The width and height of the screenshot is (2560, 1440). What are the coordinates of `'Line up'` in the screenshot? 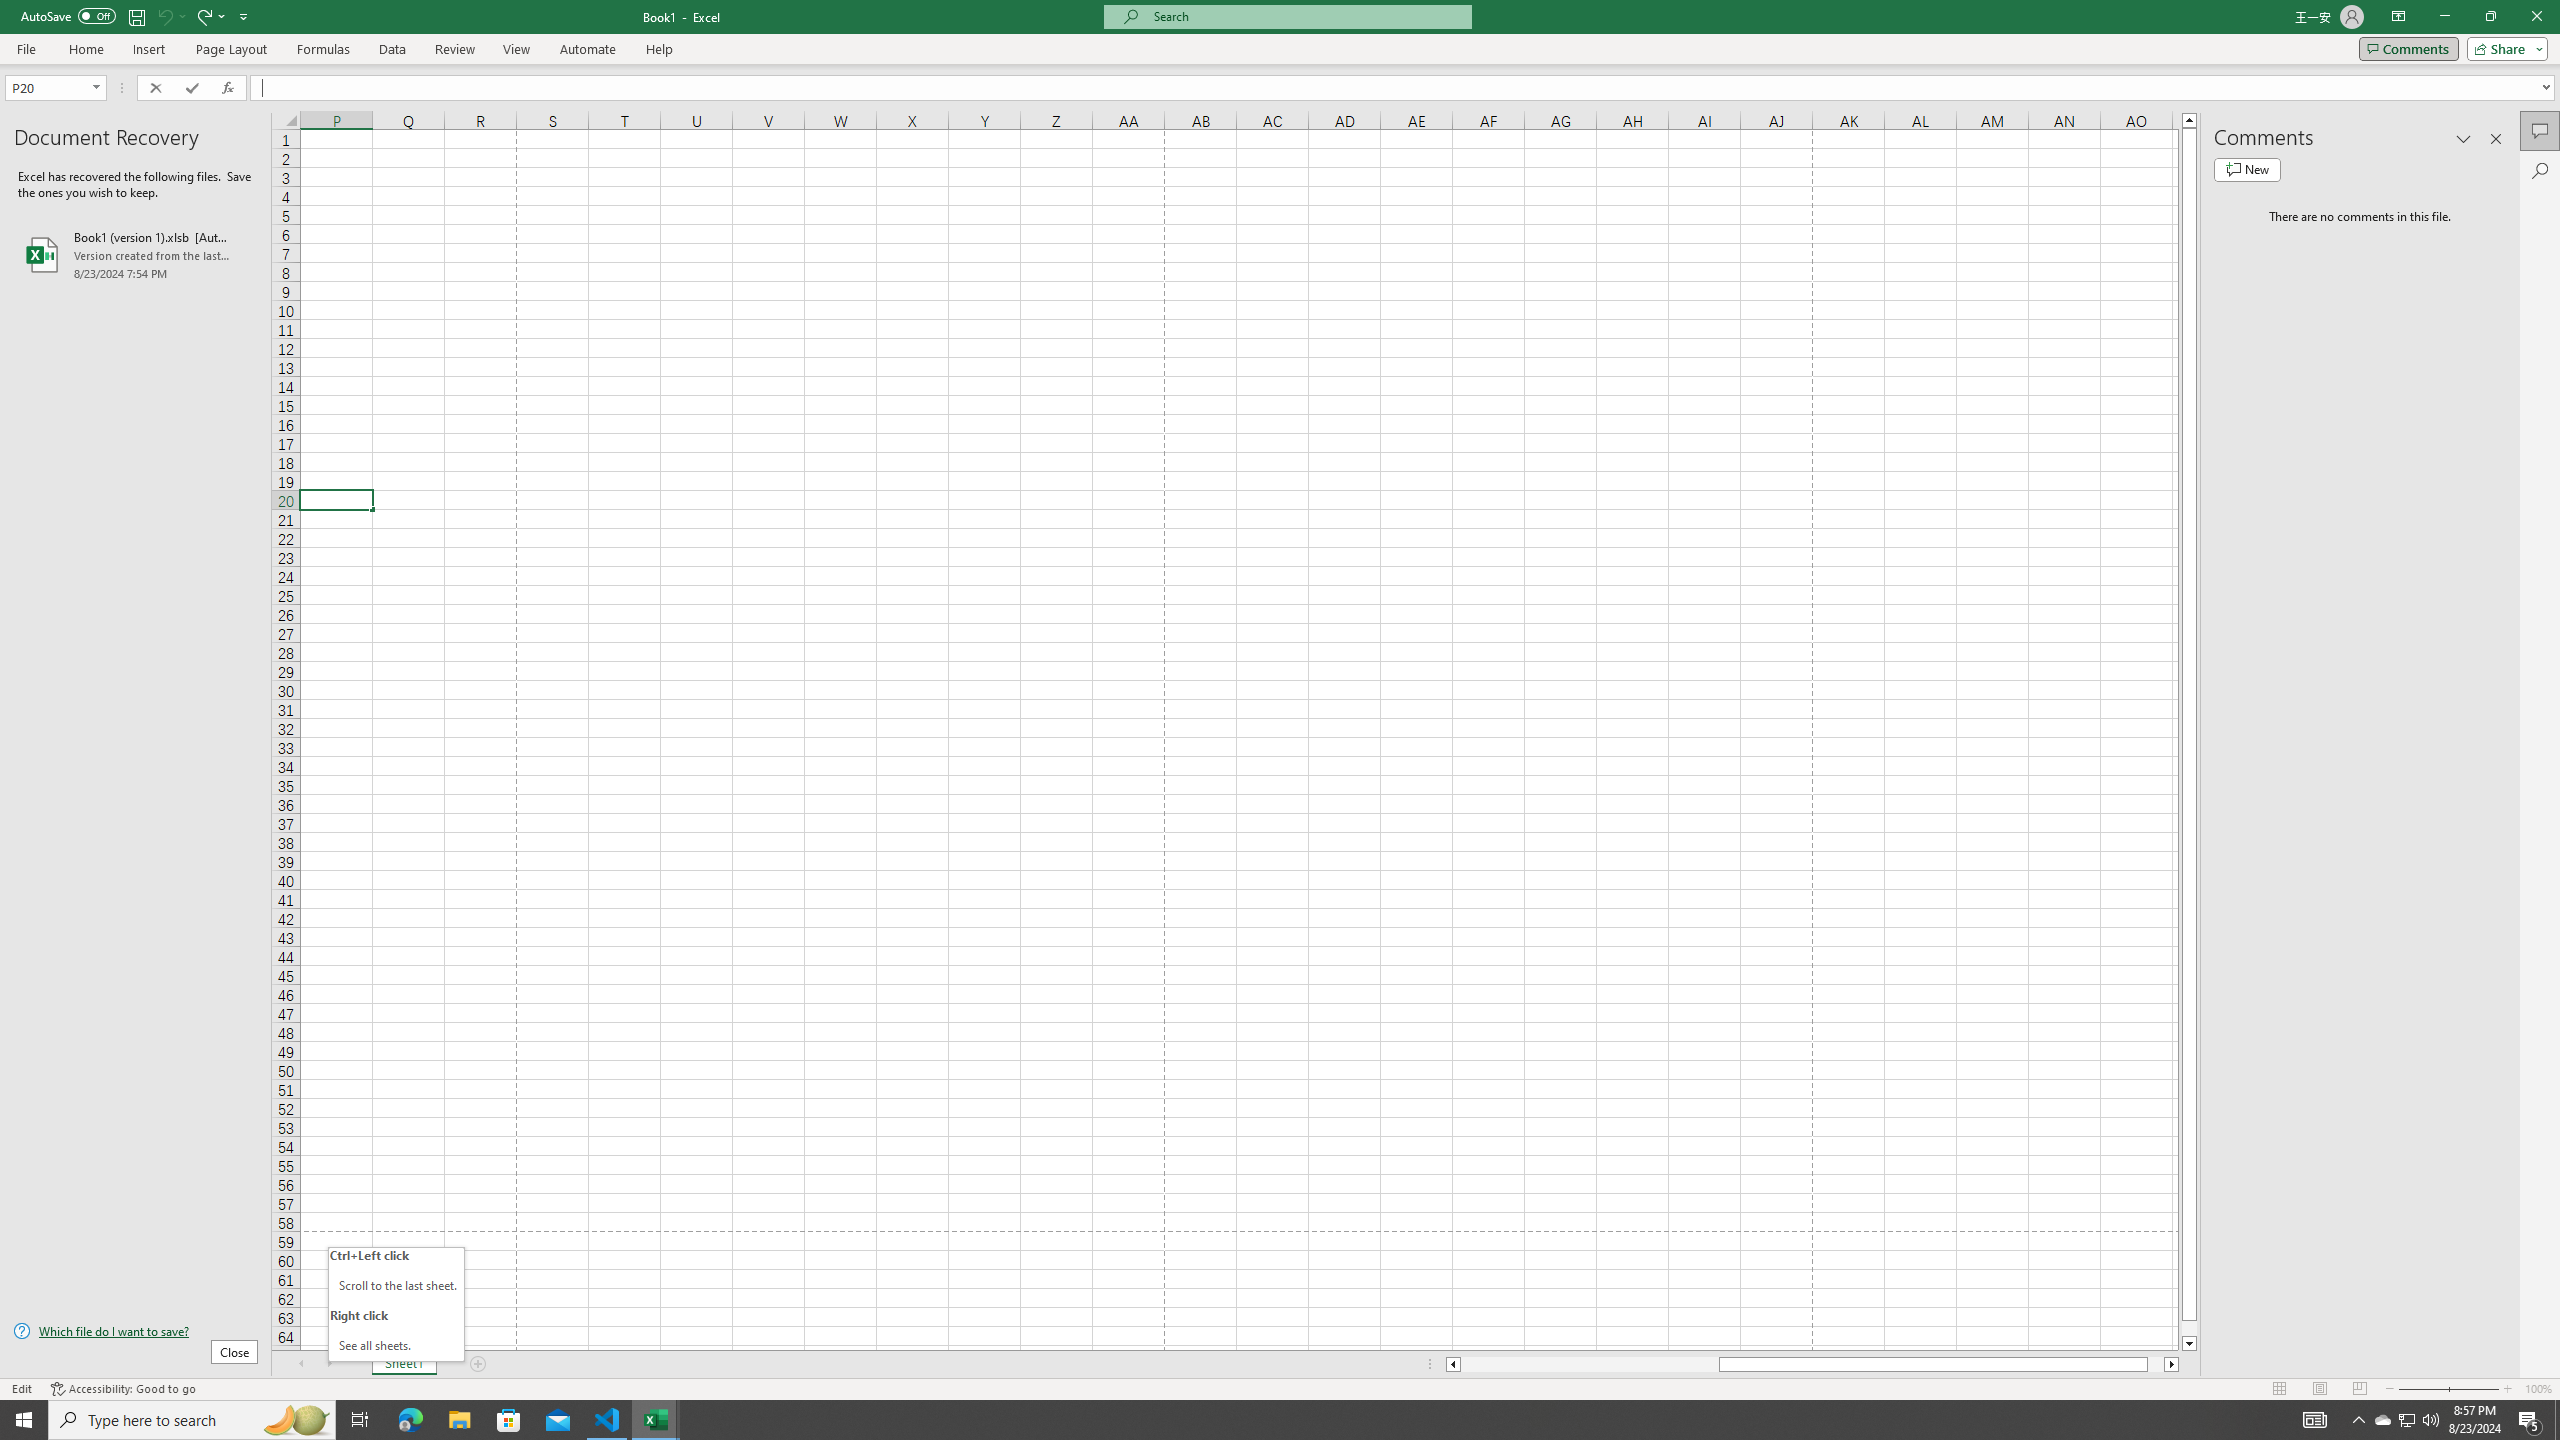 It's located at (2189, 118).